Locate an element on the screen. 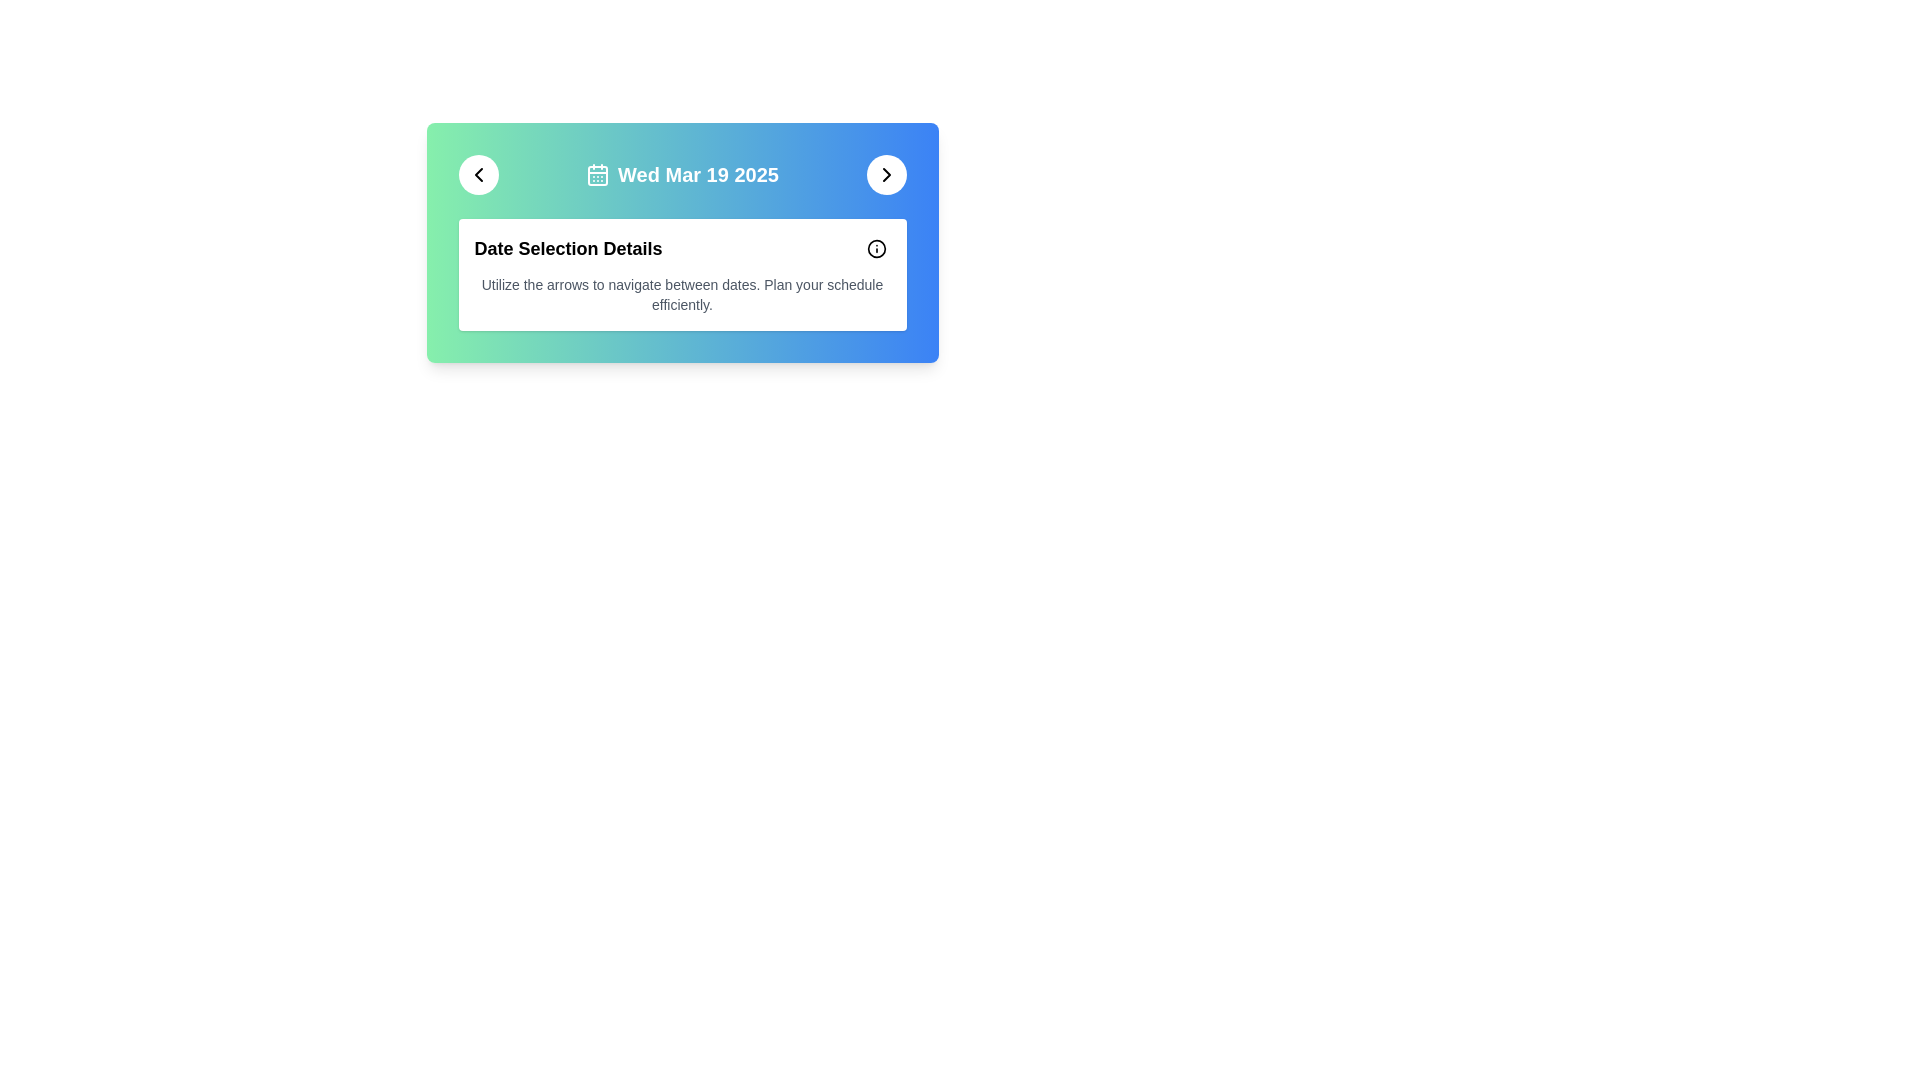  the interactive information icon located at the top-right corner of the 'Date Selection Details' section is located at coordinates (876, 248).